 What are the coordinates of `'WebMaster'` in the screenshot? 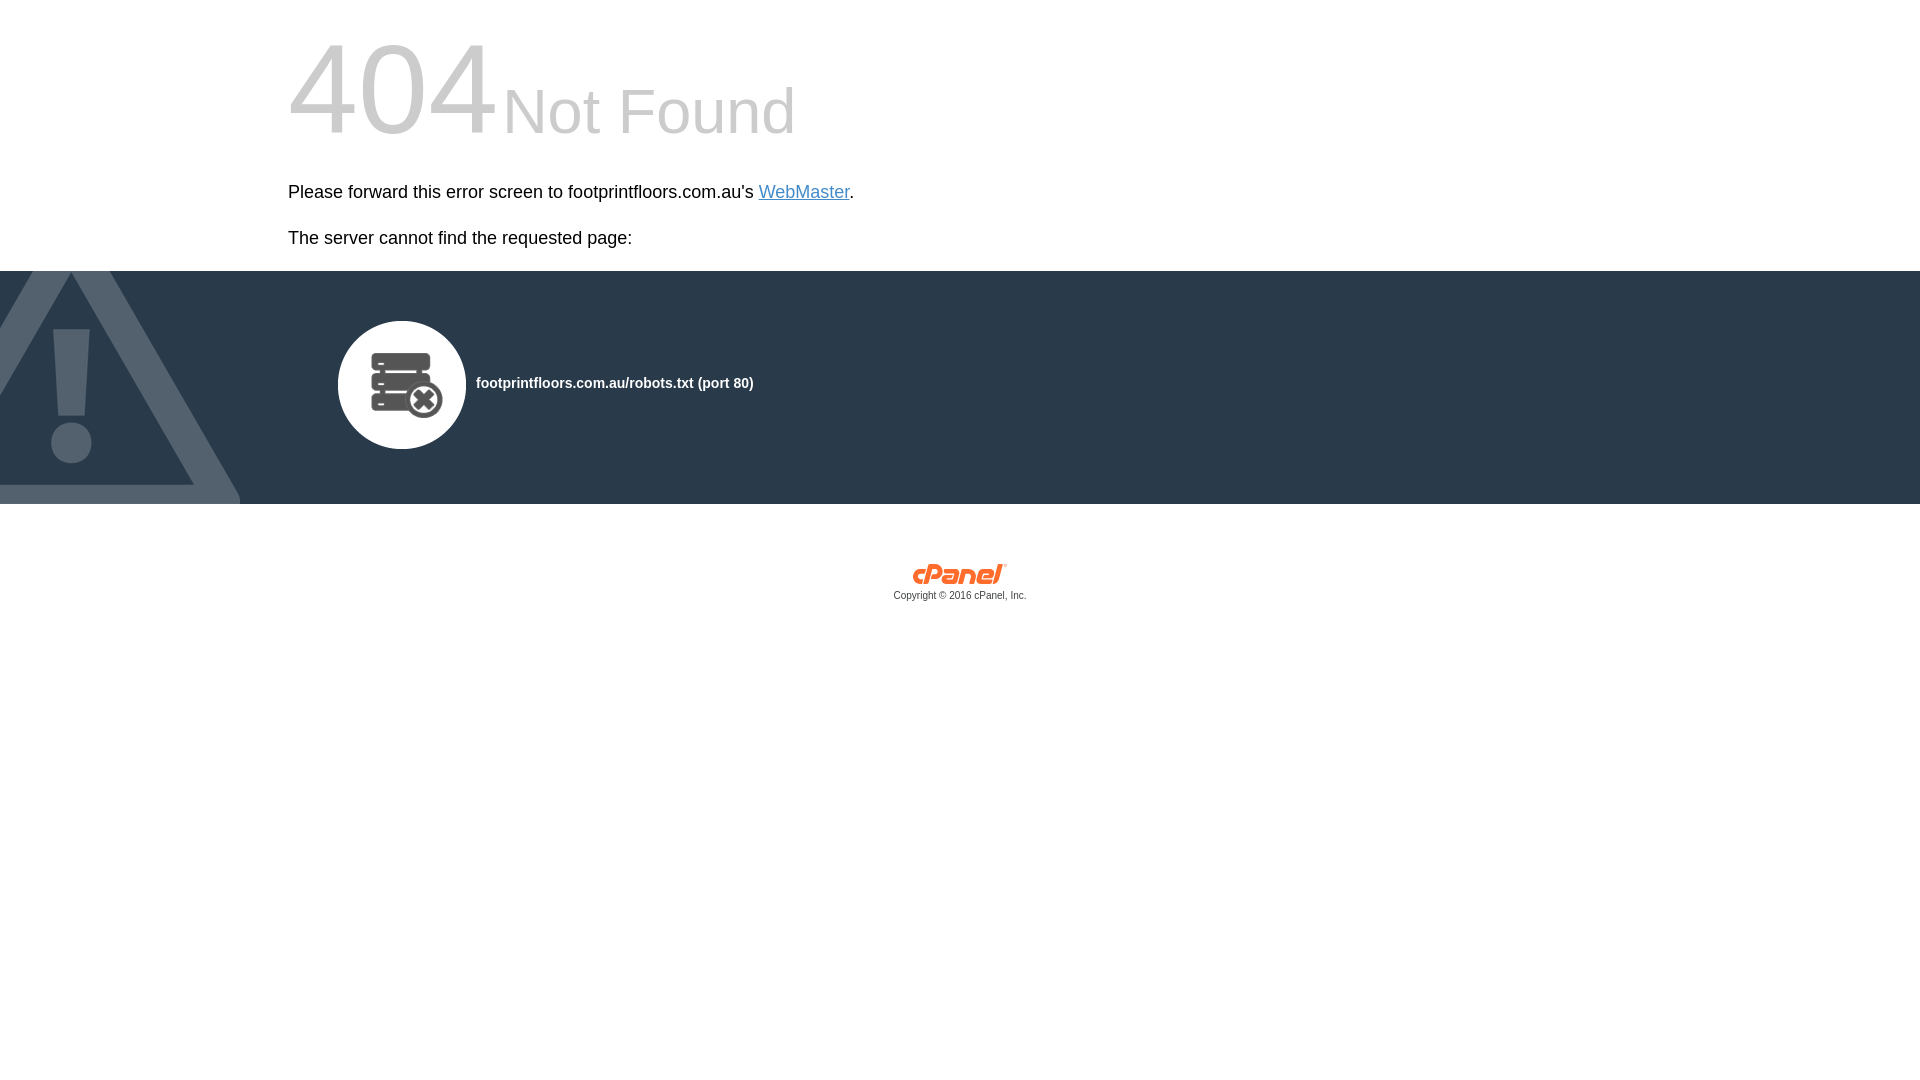 It's located at (804, 192).